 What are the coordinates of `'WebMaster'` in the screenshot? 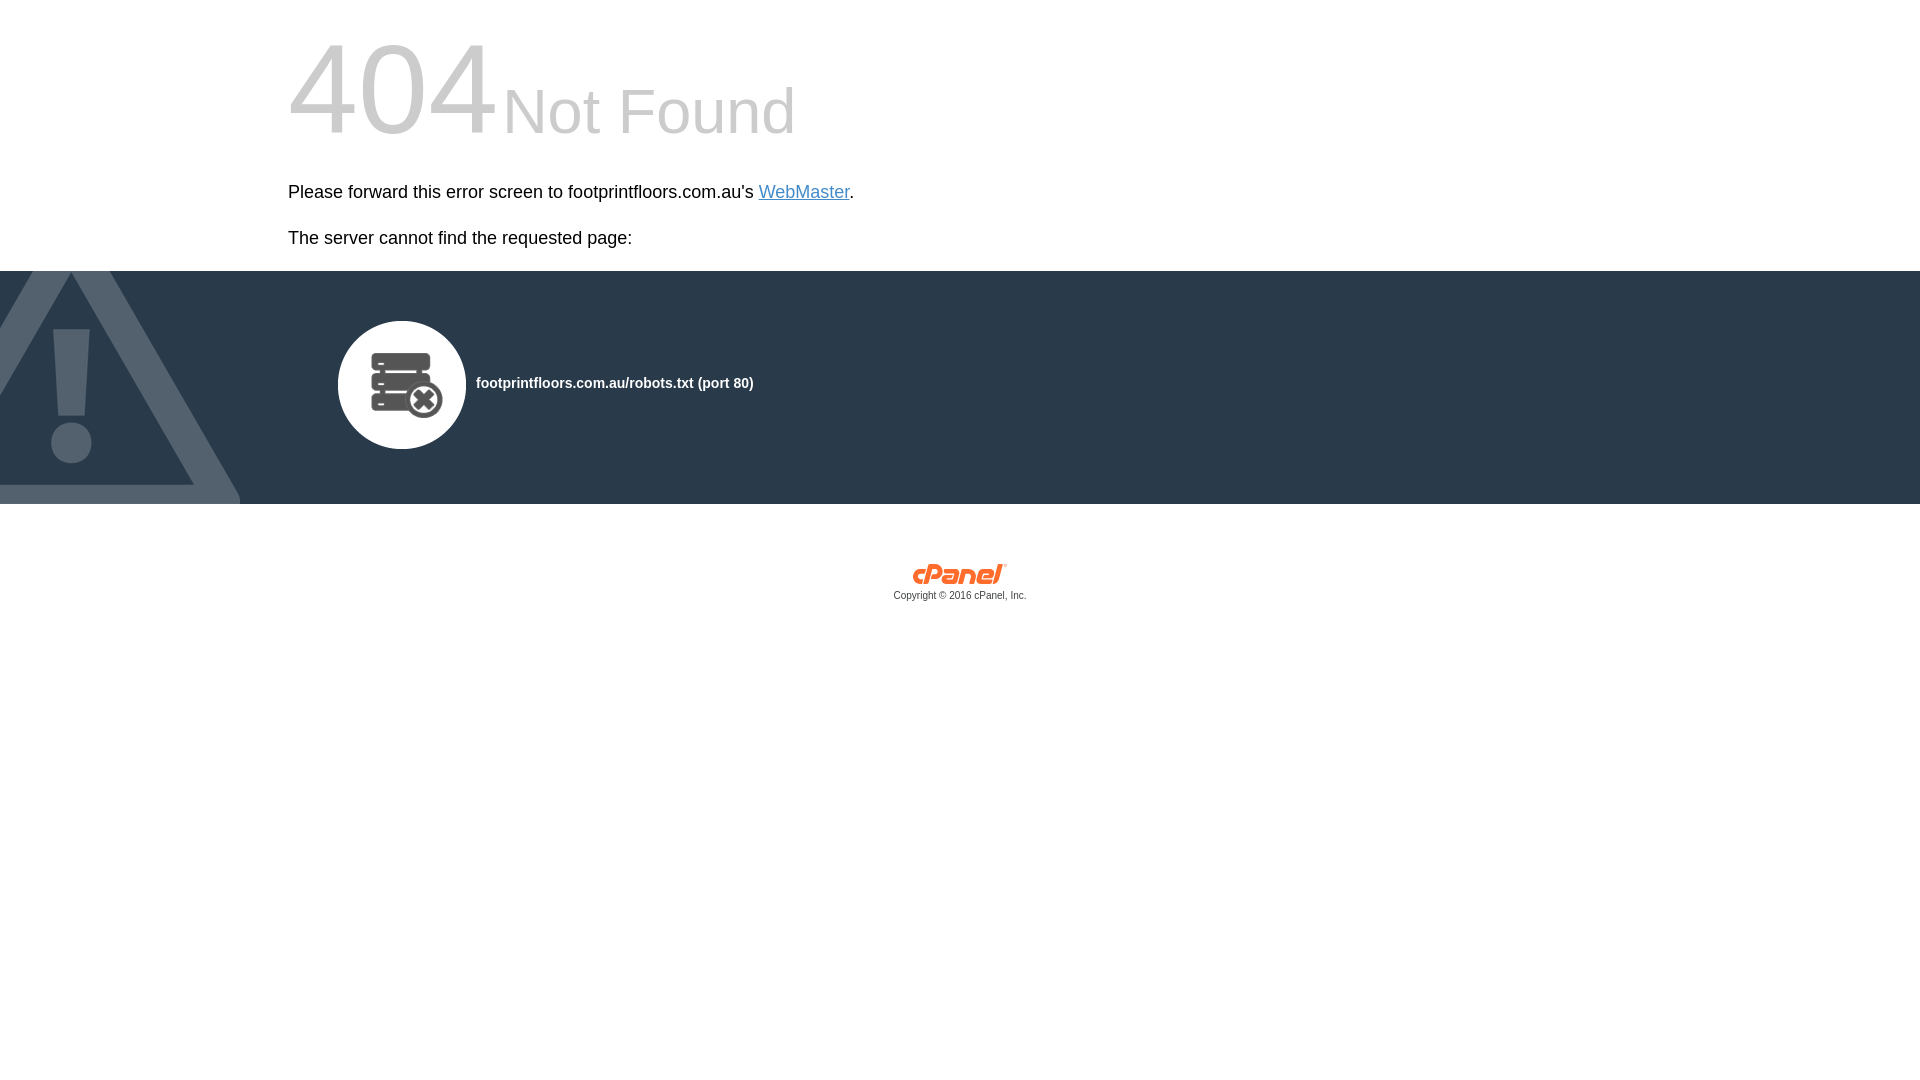 It's located at (804, 192).